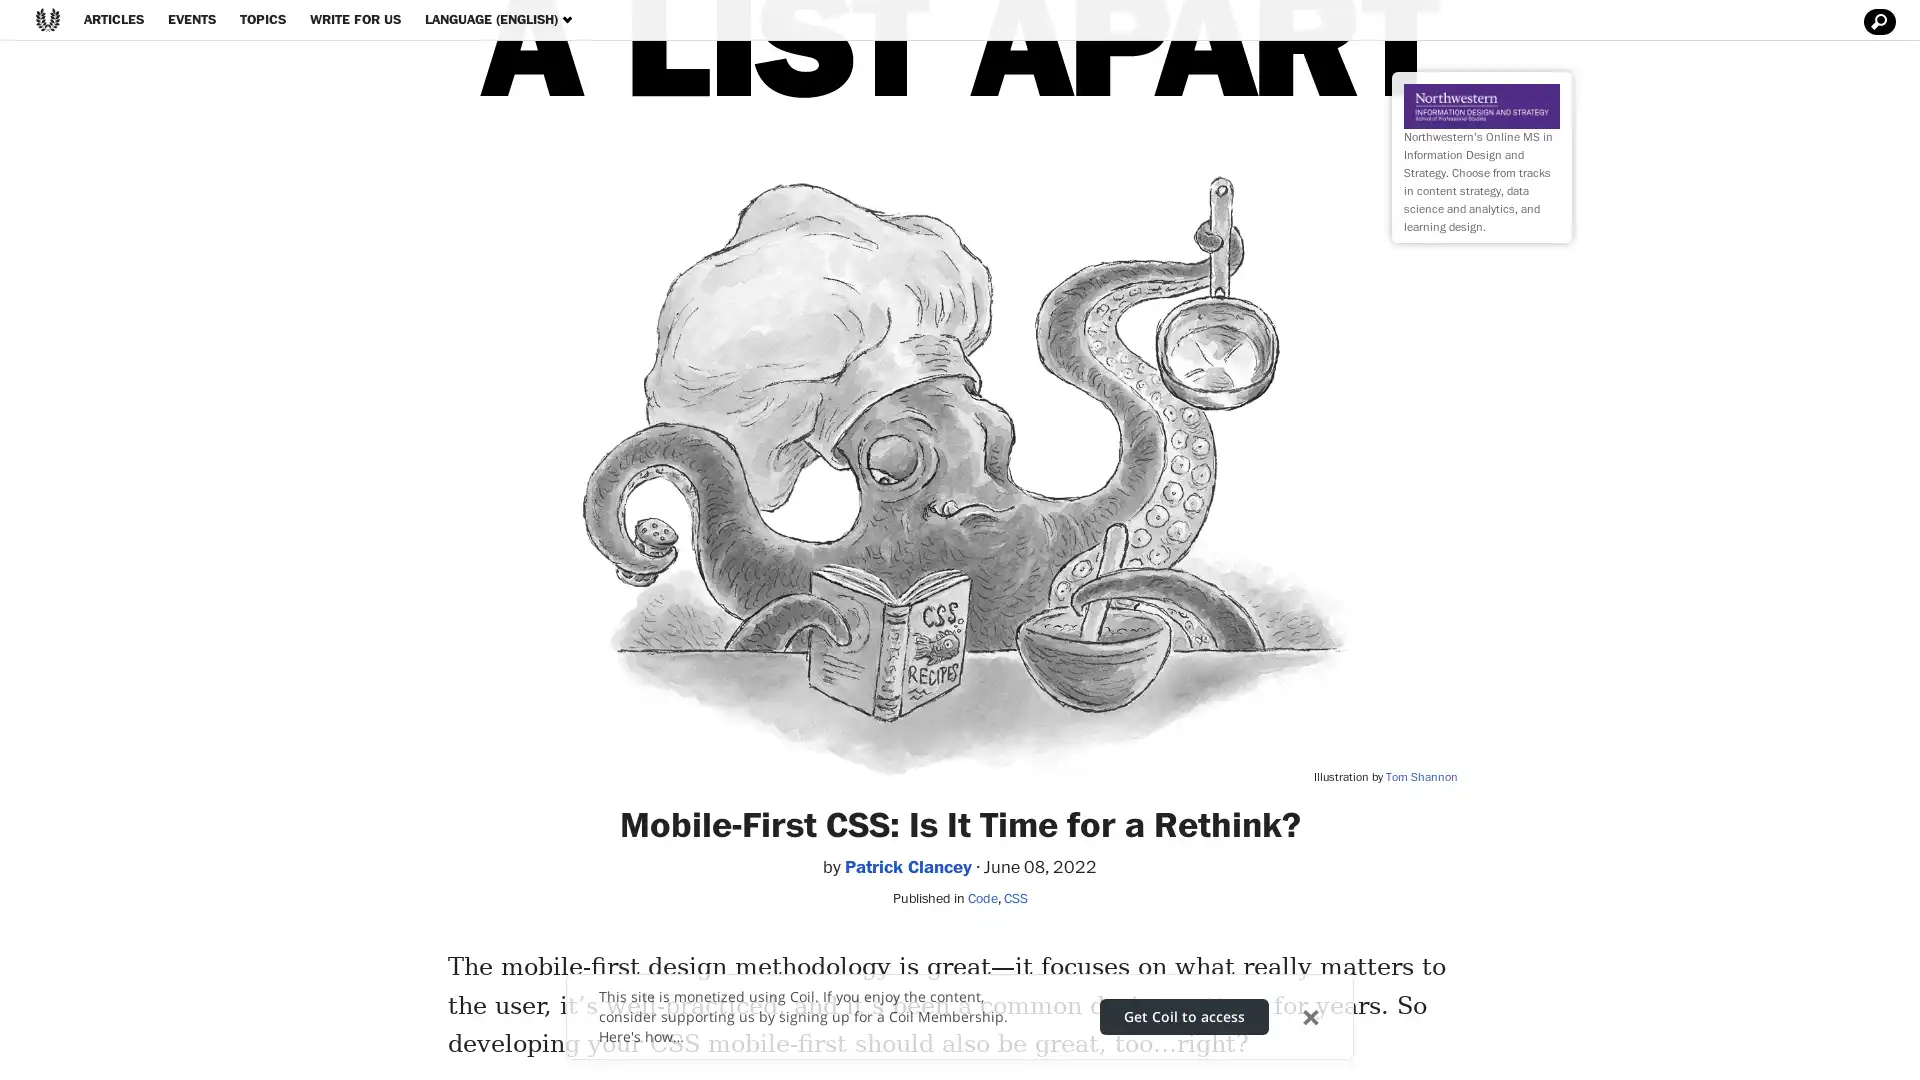 The width and height of the screenshot is (1920, 1080). I want to click on Search, so click(1876, 22).